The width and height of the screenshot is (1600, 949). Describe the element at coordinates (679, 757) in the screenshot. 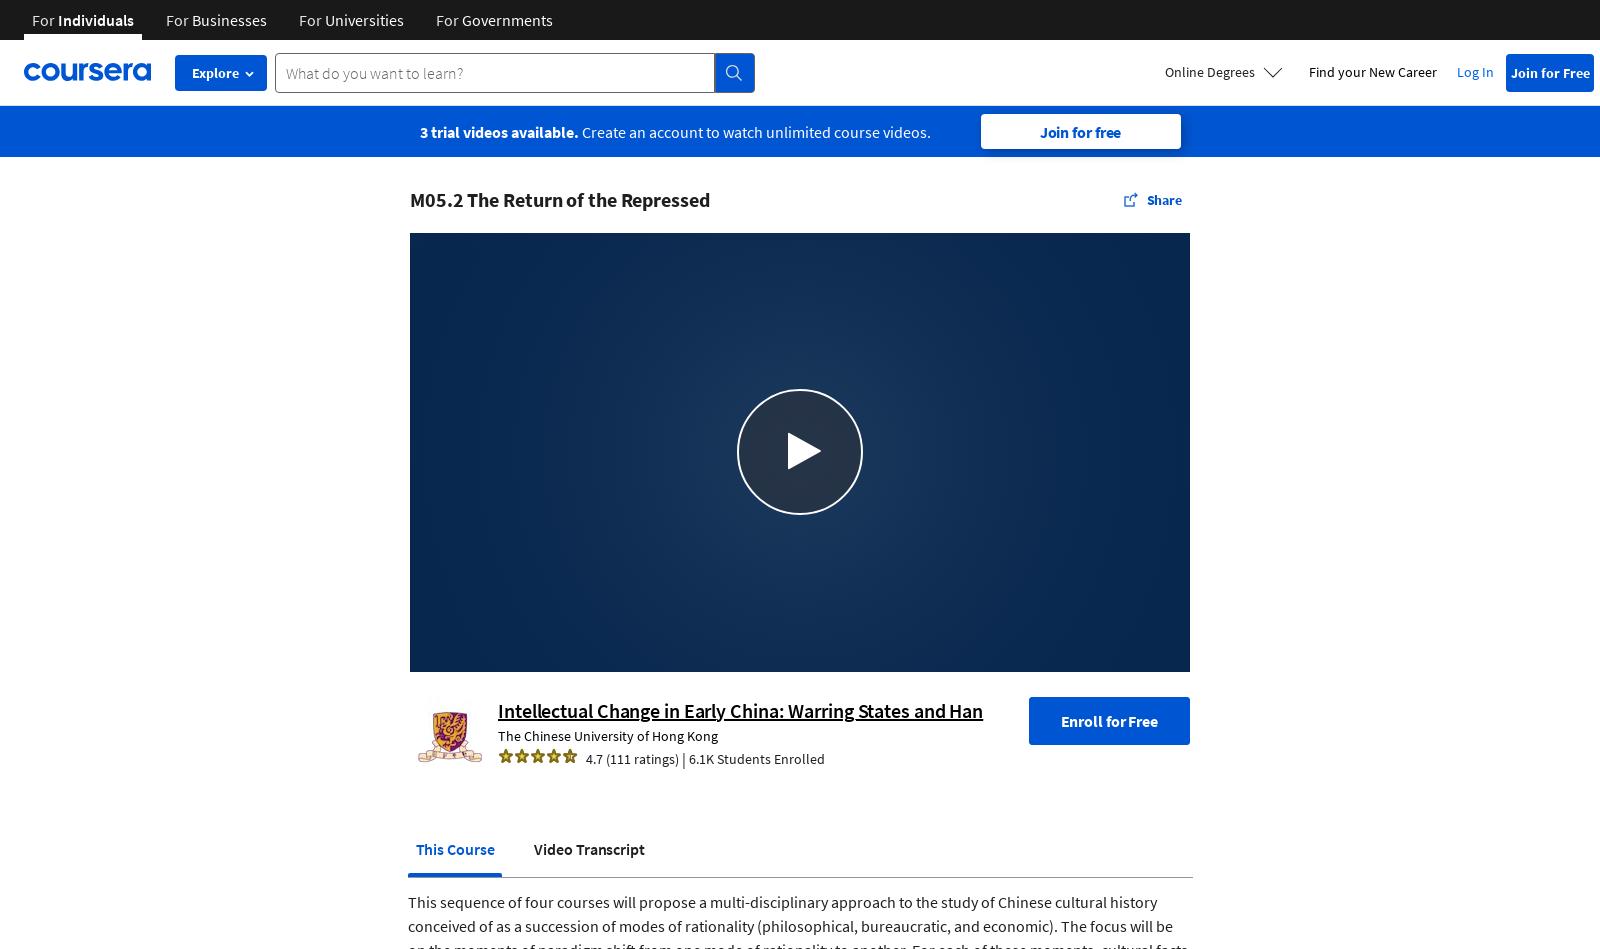

I see `'|'` at that location.